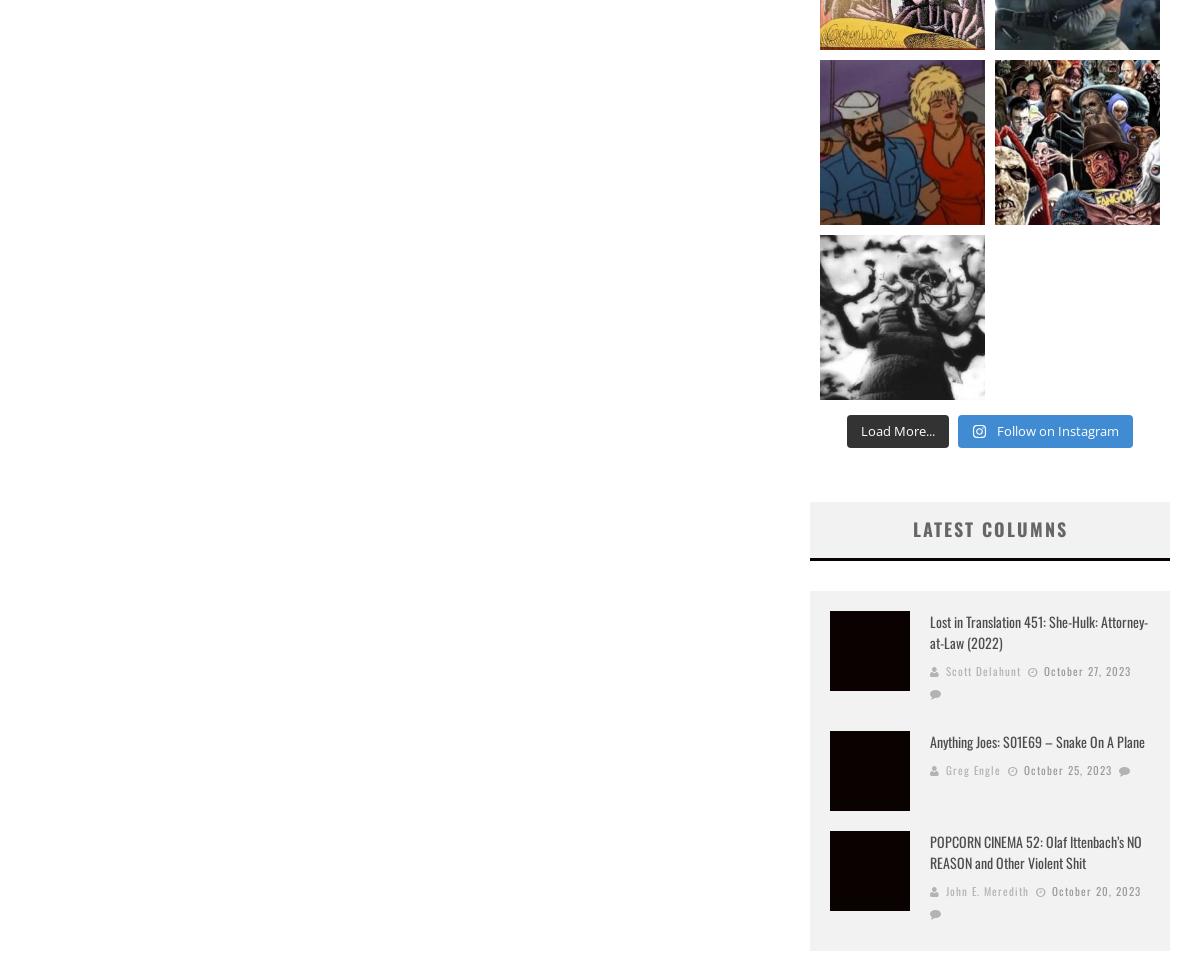 Image resolution: width=1200 pixels, height=976 pixels. Describe the element at coordinates (1037, 741) in the screenshot. I see `'Anything Joes: S01E69 – Snake On A Plane'` at that location.